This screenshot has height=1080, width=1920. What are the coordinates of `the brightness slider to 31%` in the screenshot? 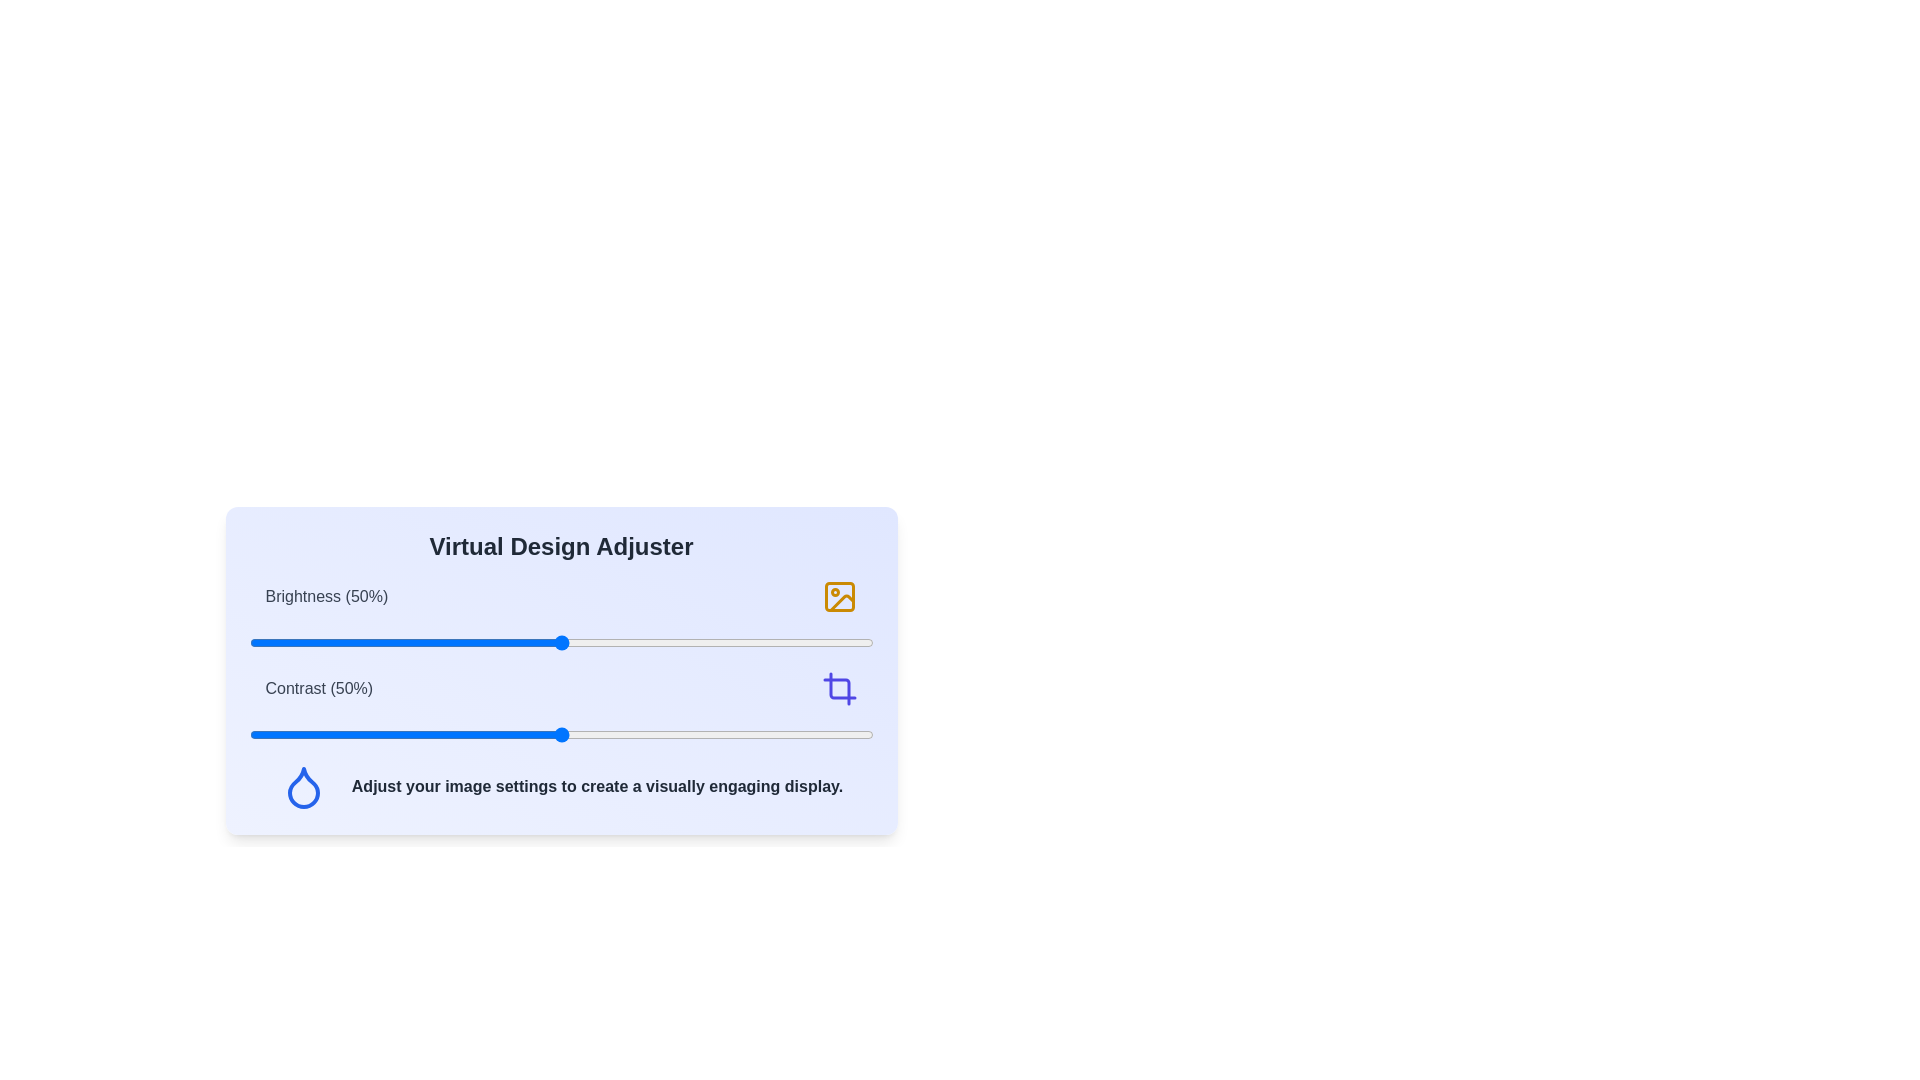 It's located at (441, 643).